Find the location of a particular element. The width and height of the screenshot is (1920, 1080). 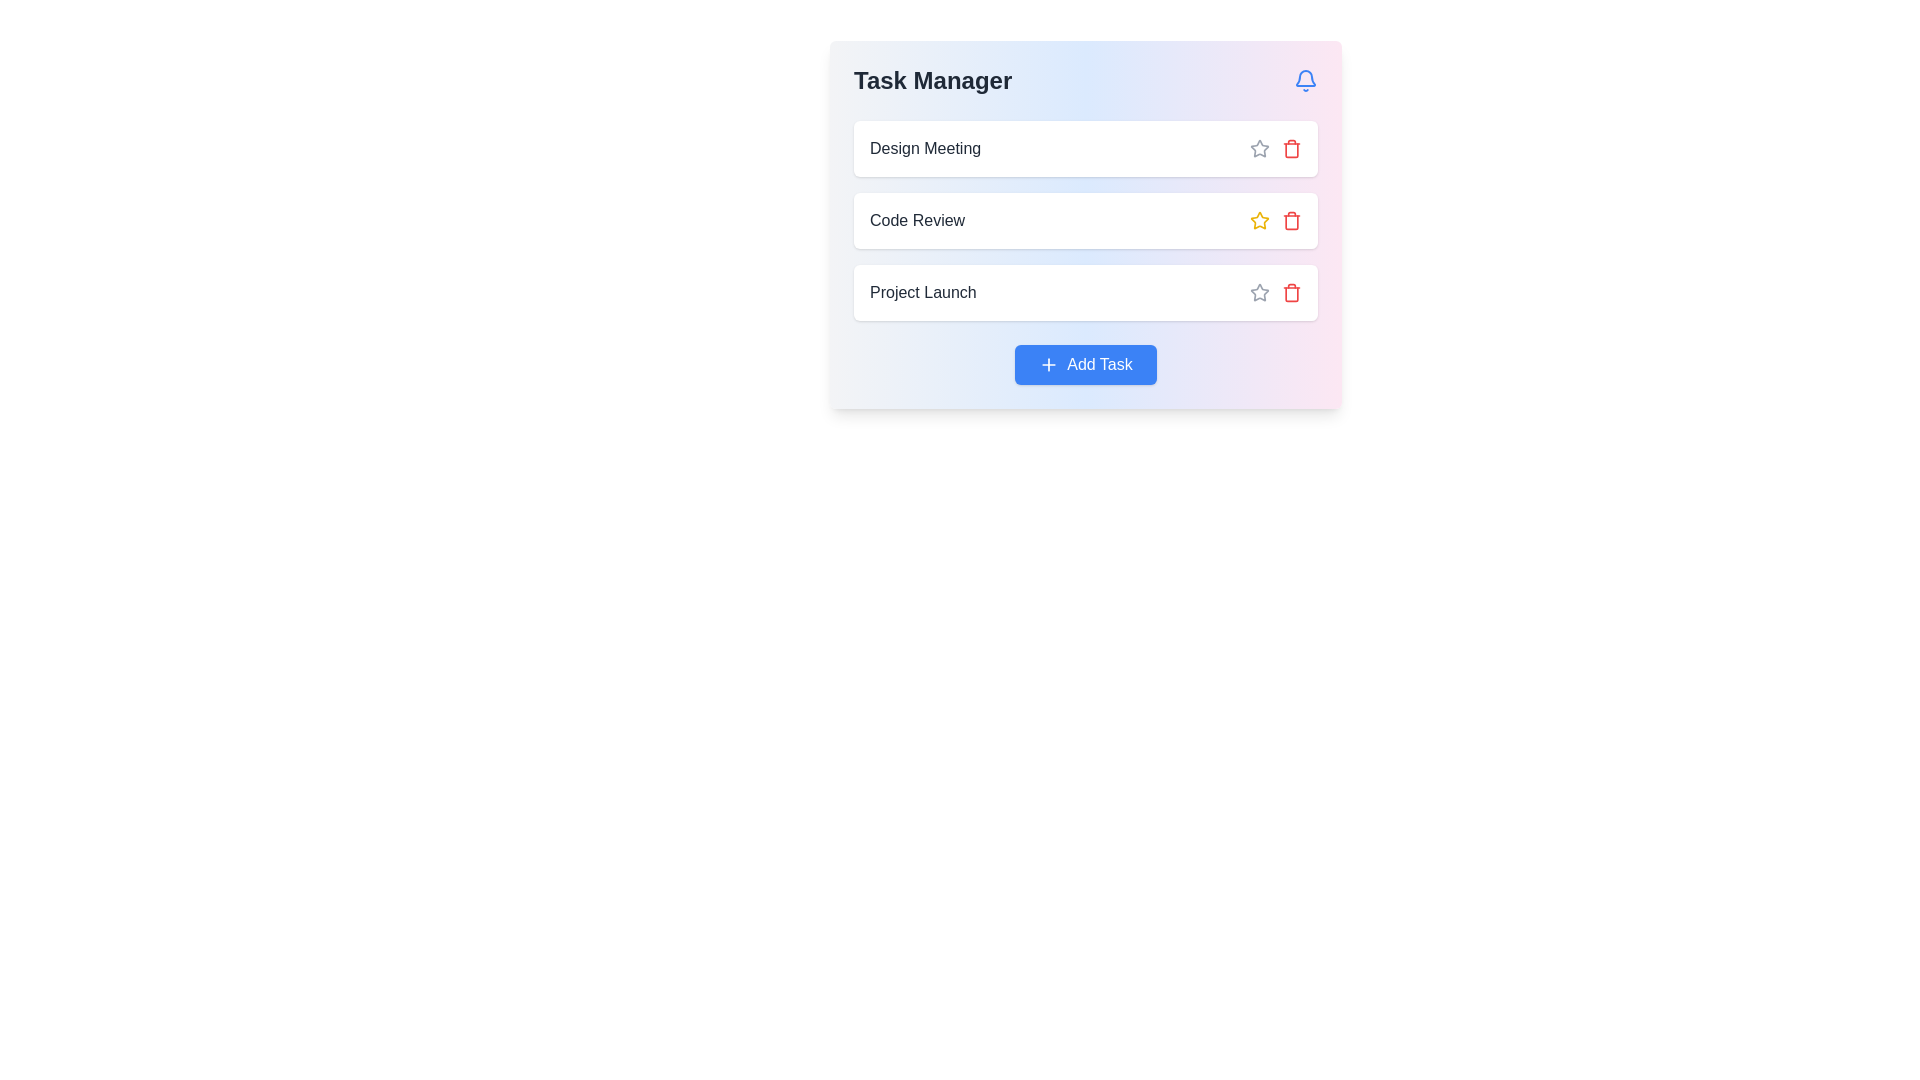

the trash icon in the Interactive icon group next to the 'Design Meeting' entry is located at coordinates (1275, 148).